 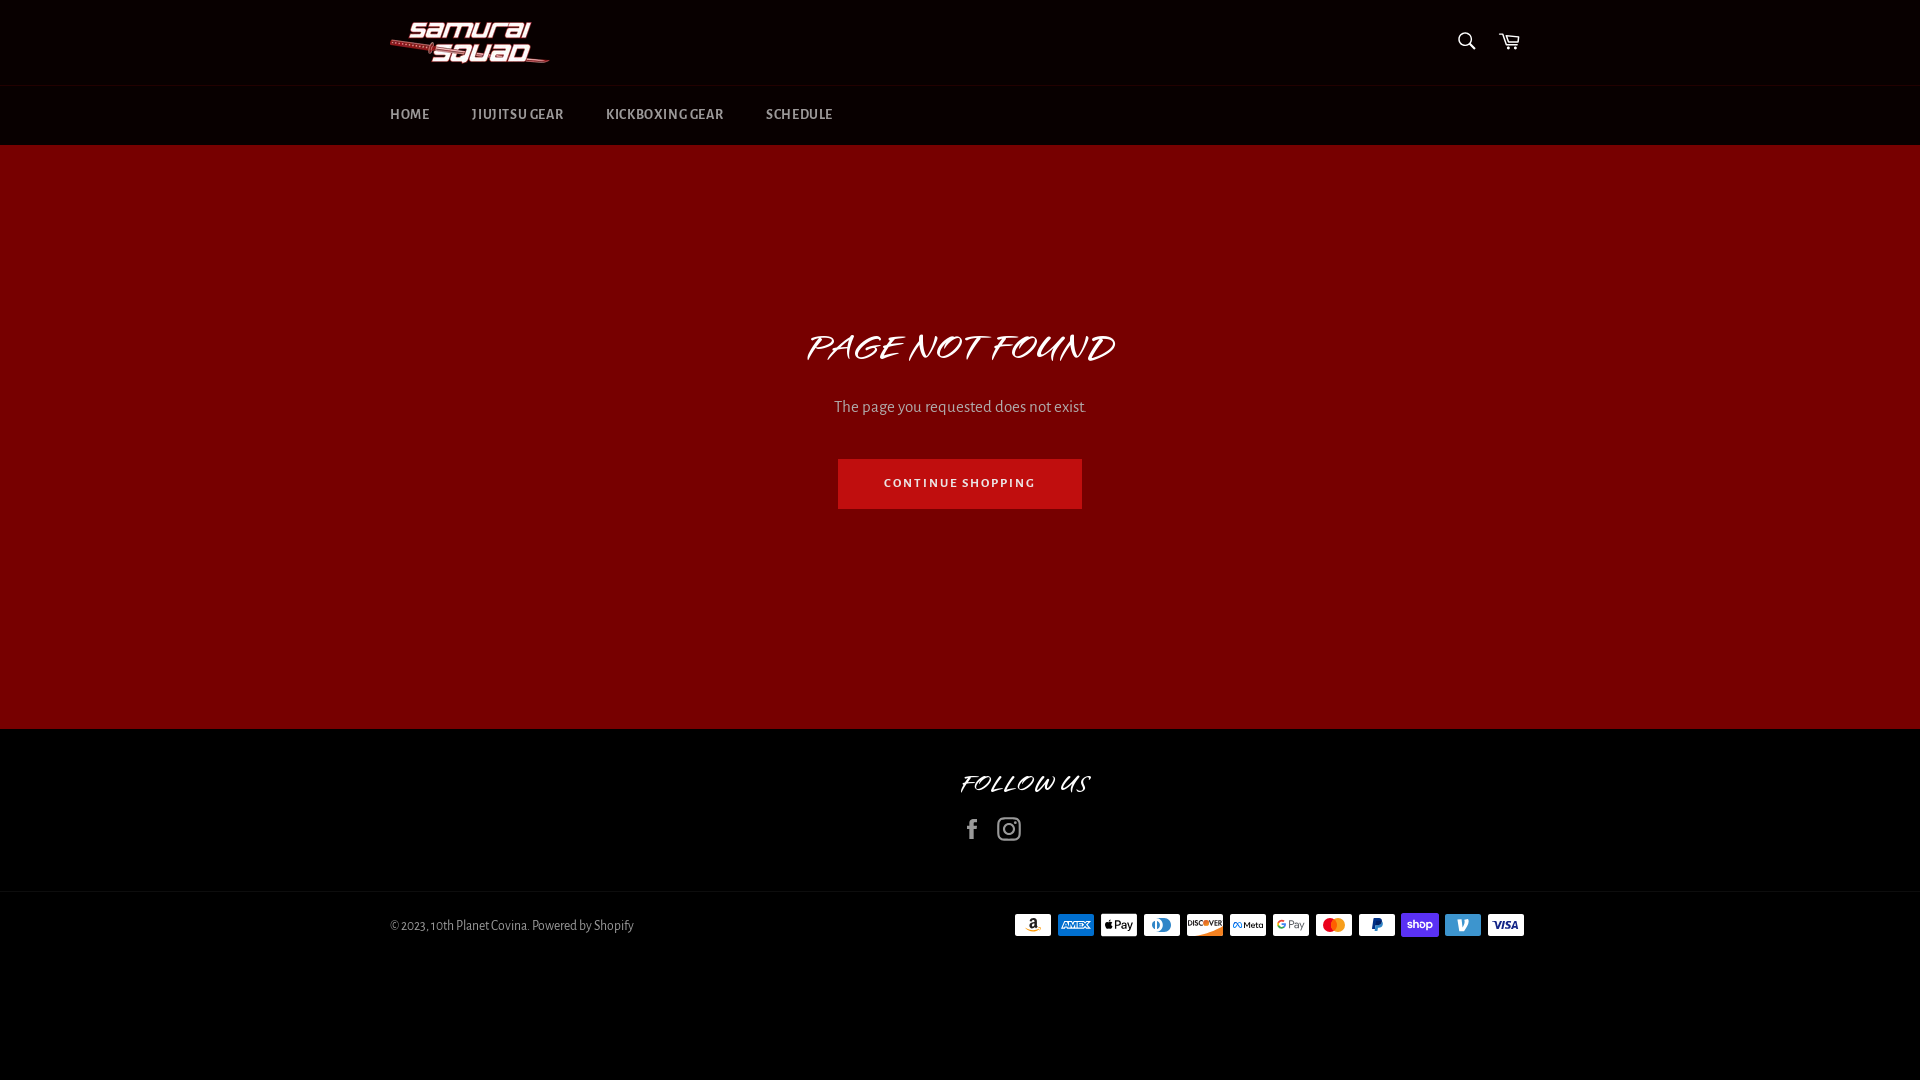 What do you see at coordinates (408, 115) in the screenshot?
I see `'HOME'` at bounding box center [408, 115].